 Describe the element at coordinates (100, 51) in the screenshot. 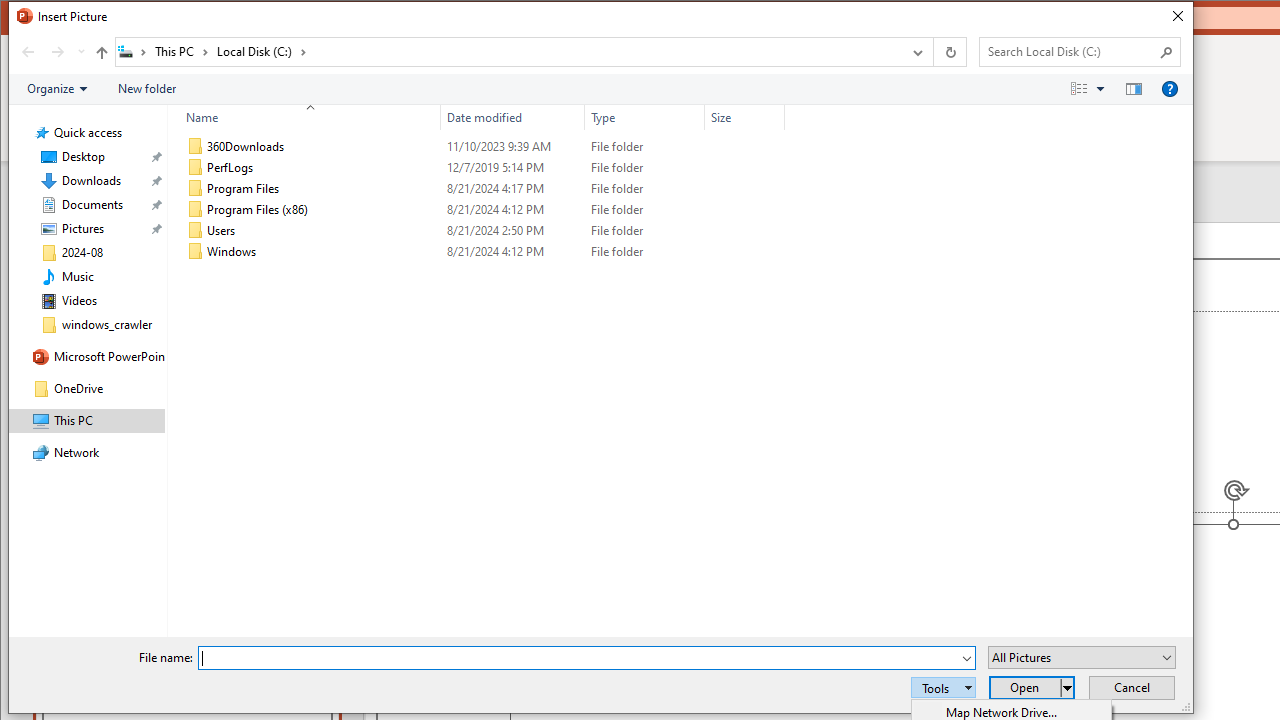

I see `'Up to "This PC" (Alt + Up Arrow)'` at that location.